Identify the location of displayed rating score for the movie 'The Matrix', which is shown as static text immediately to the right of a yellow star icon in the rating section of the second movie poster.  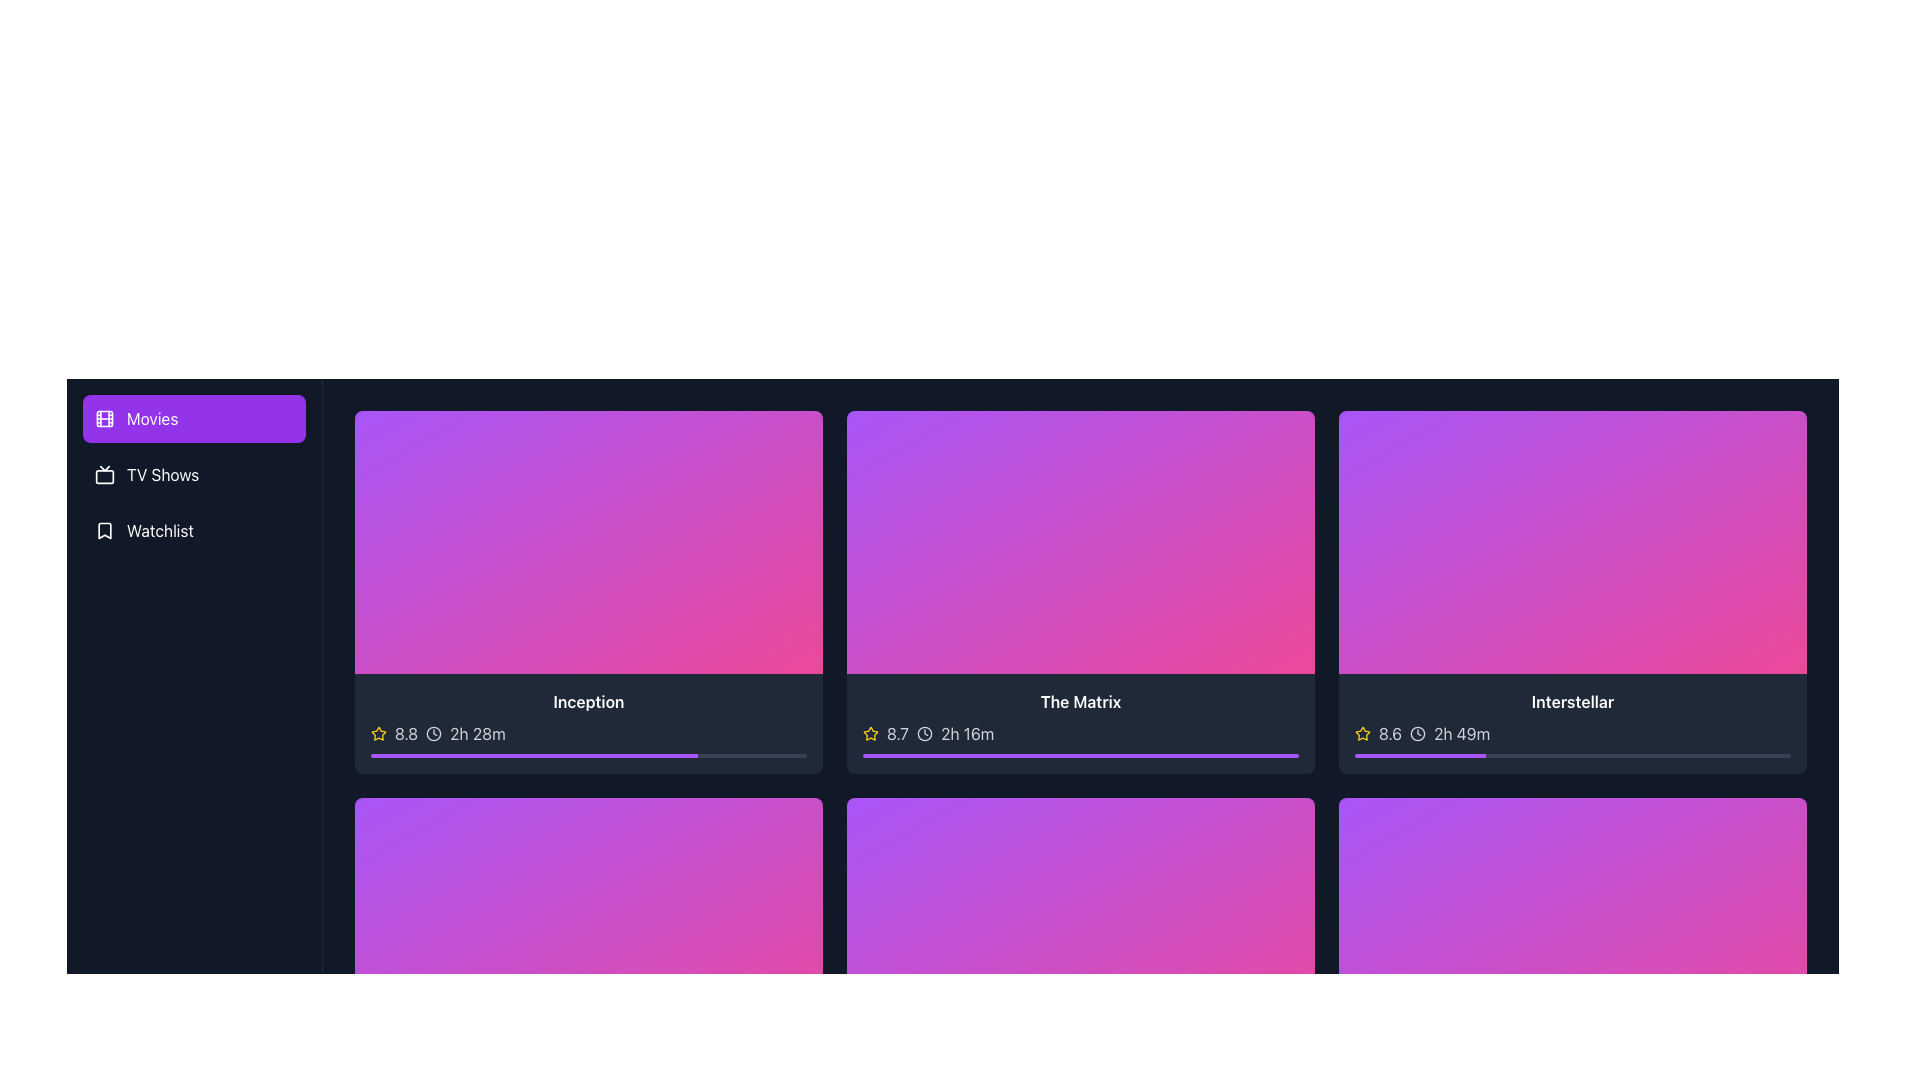
(896, 734).